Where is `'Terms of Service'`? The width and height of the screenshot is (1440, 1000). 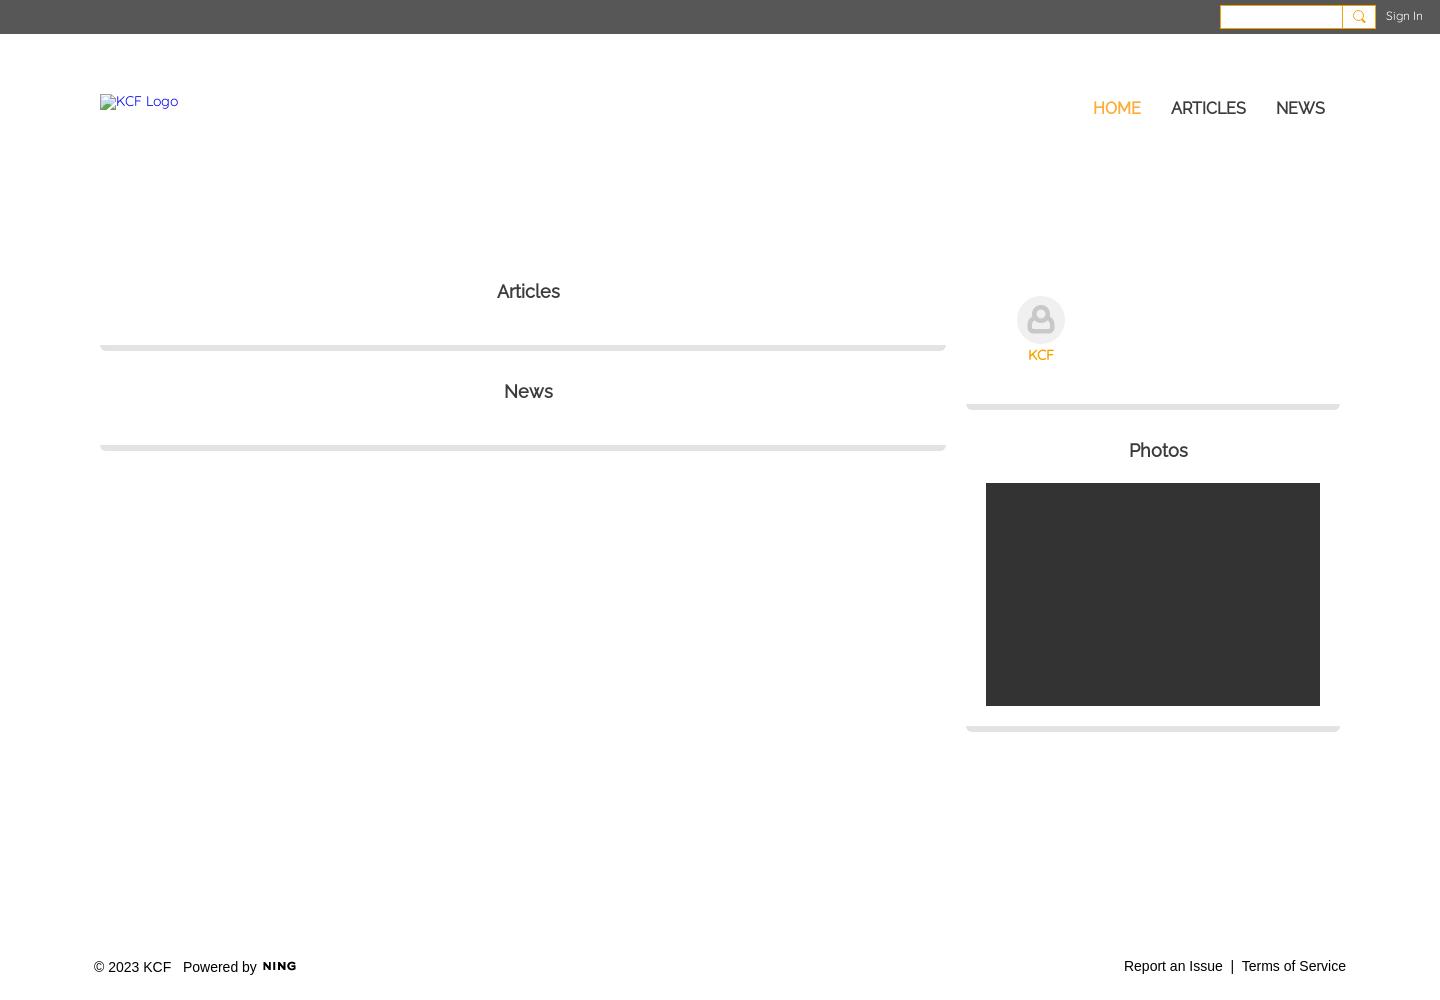
'Terms of Service' is located at coordinates (1293, 964).